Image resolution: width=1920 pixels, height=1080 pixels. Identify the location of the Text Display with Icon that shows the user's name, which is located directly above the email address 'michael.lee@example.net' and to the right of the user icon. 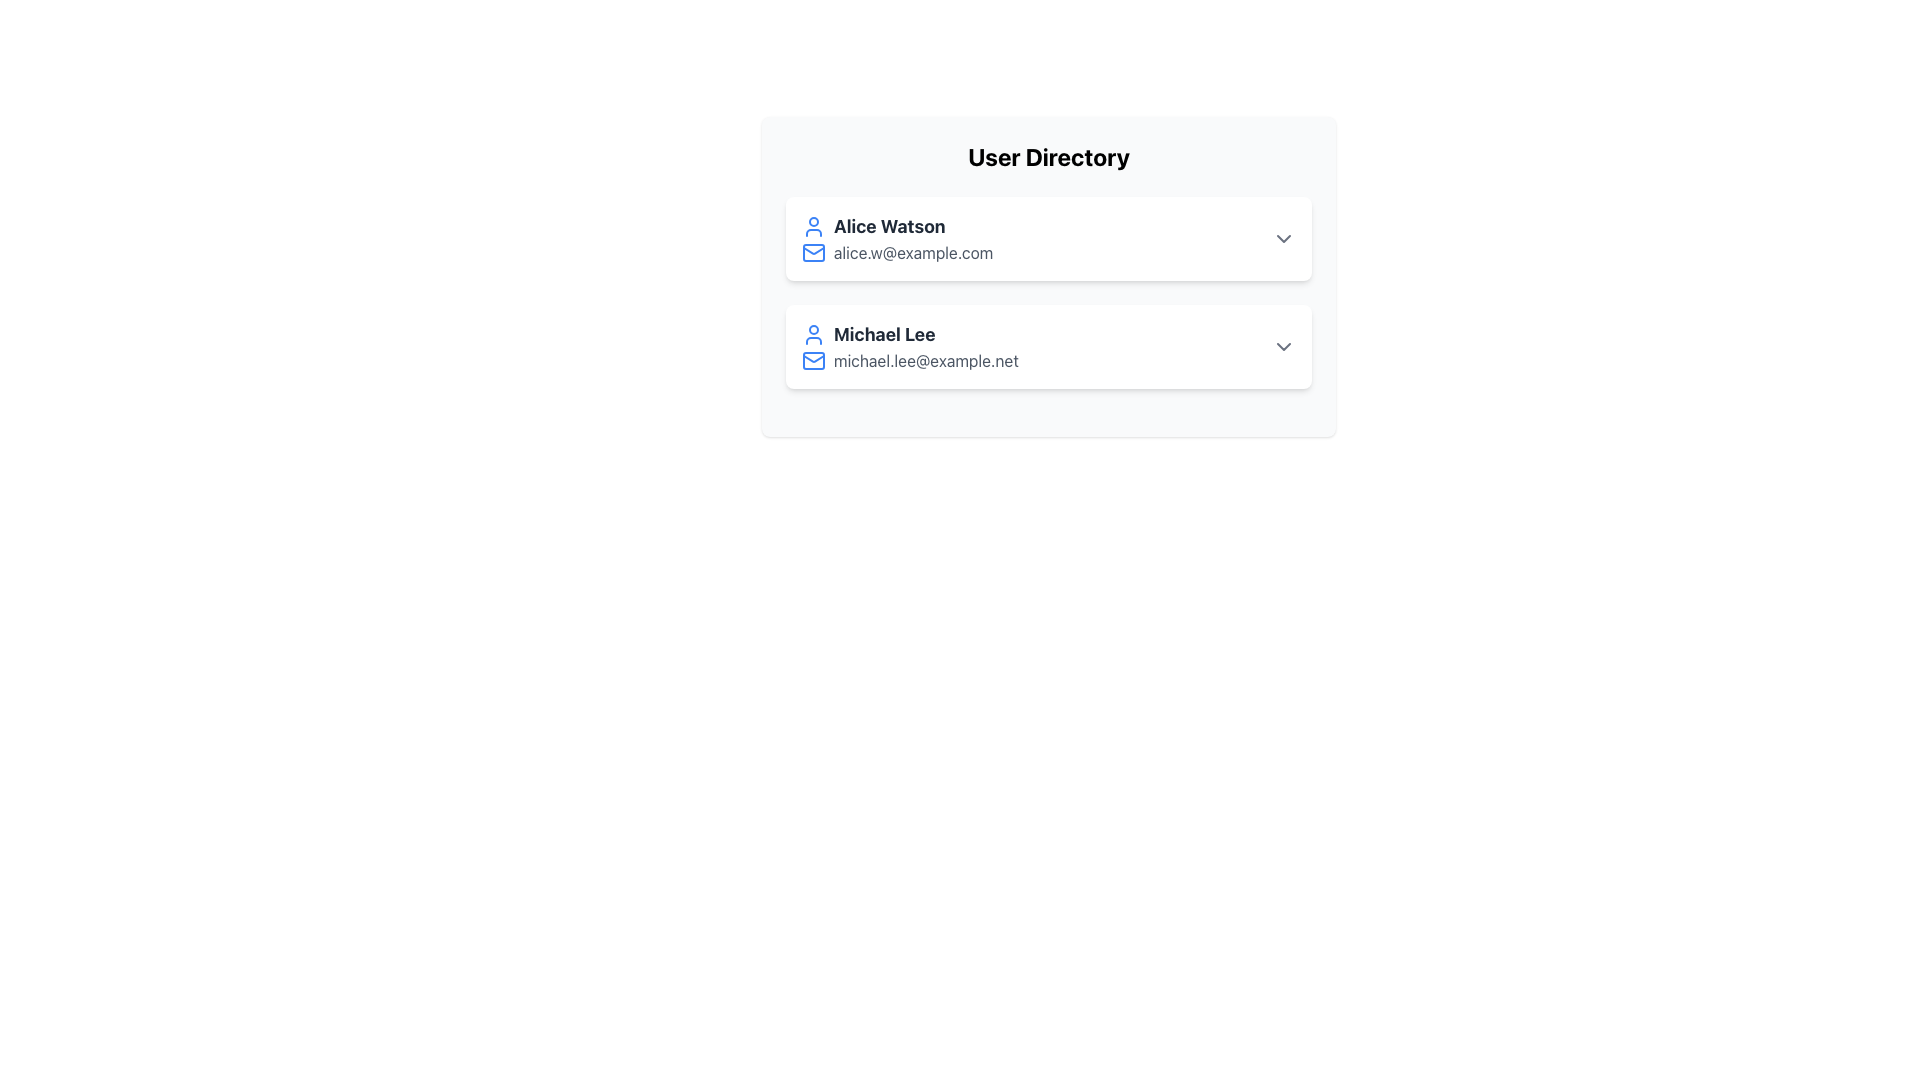
(909, 334).